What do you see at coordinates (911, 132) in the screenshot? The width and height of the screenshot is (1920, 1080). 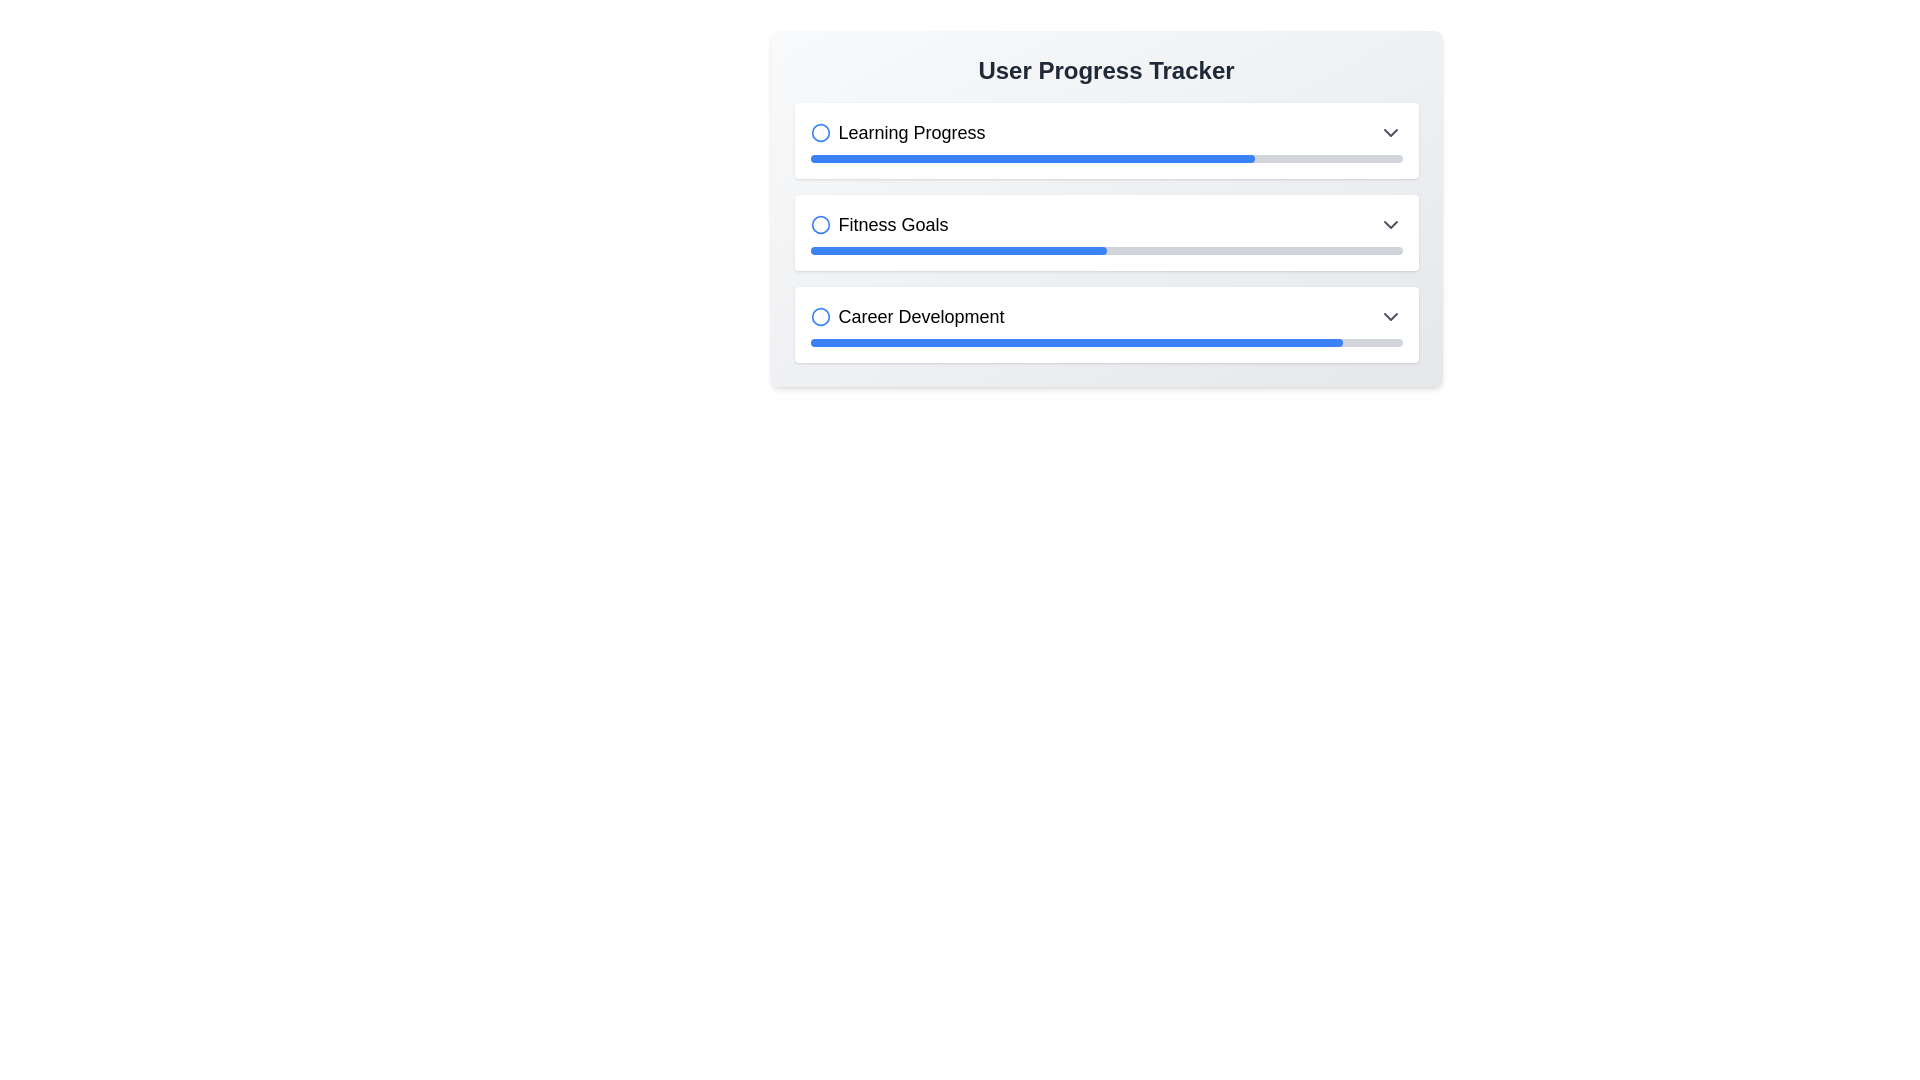 I see `text label that describes the first progress tracking item in the 'User Progress Tracker' section, which is positioned to the right of a circular icon` at bounding box center [911, 132].